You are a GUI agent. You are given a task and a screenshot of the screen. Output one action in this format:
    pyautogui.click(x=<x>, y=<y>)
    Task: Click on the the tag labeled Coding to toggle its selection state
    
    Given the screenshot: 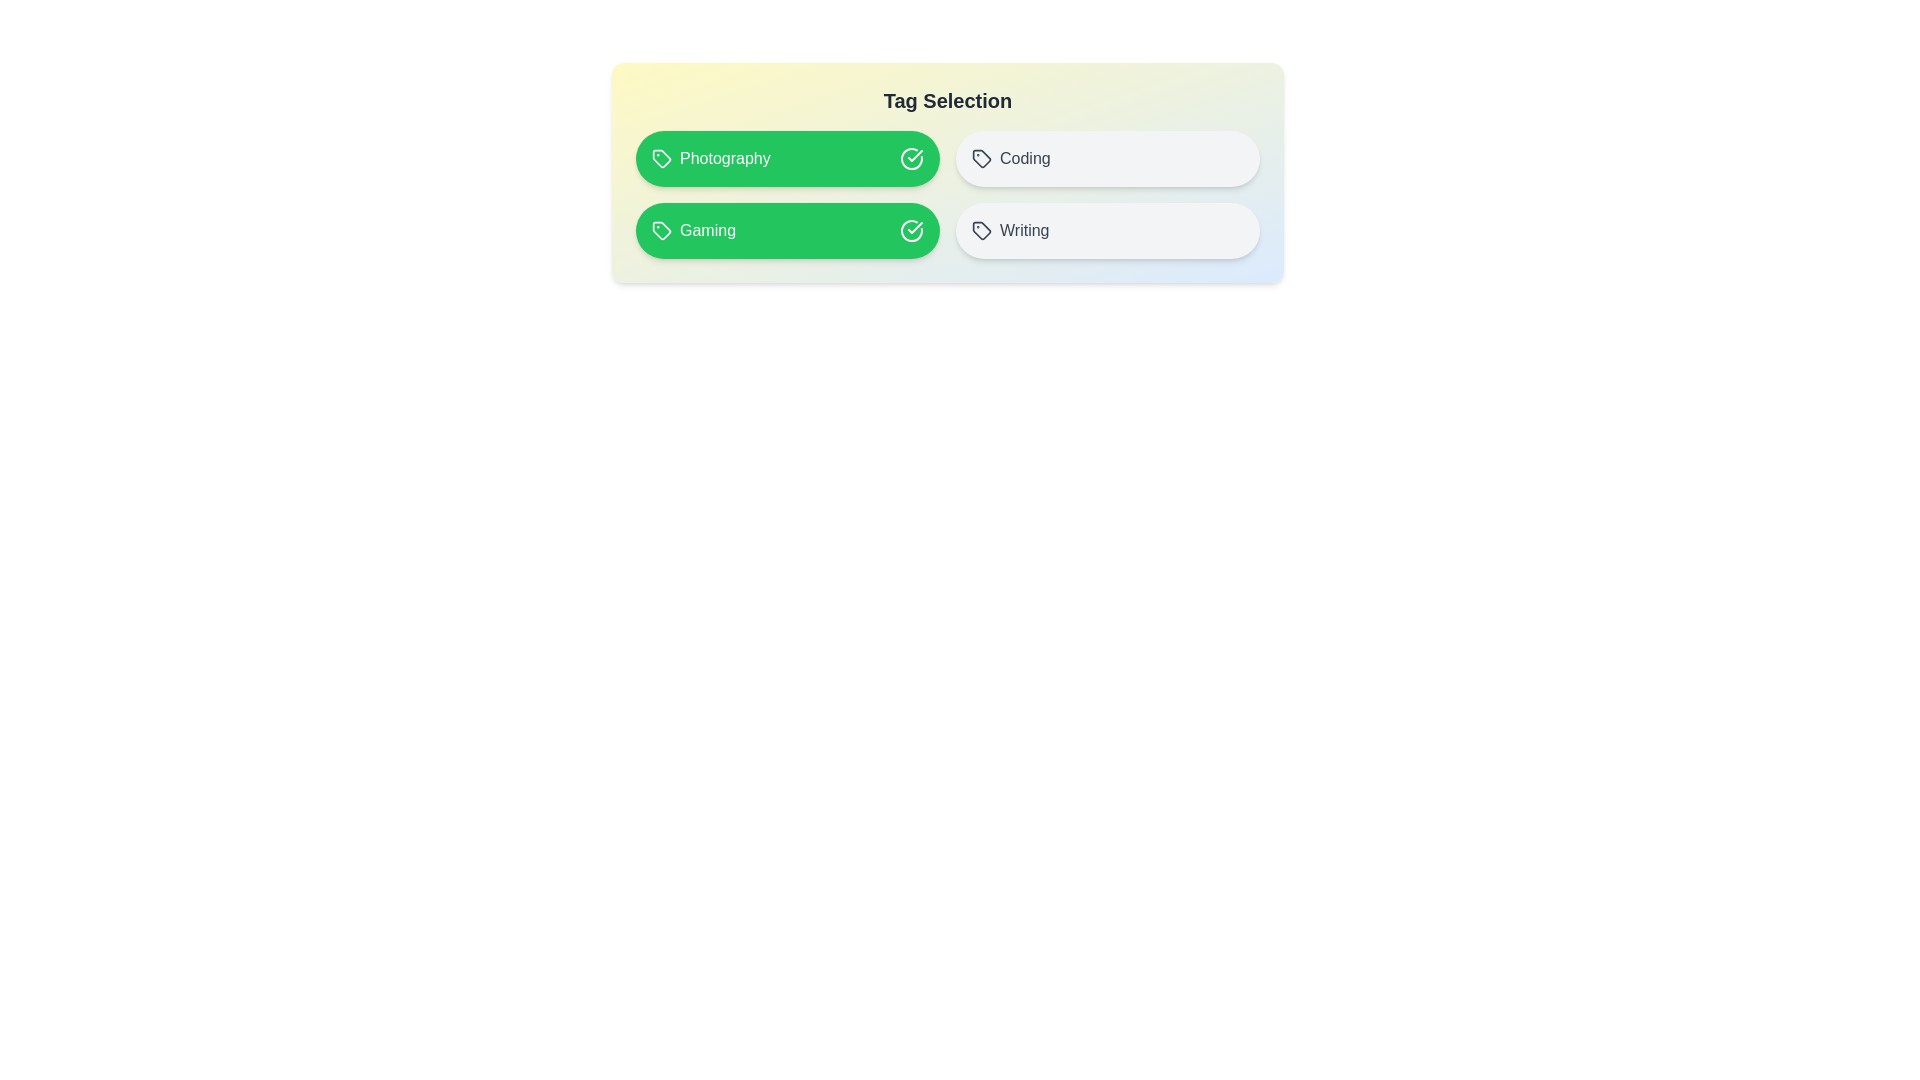 What is the action you would take?
    pyautogui.click(x=1107, y=157)
    